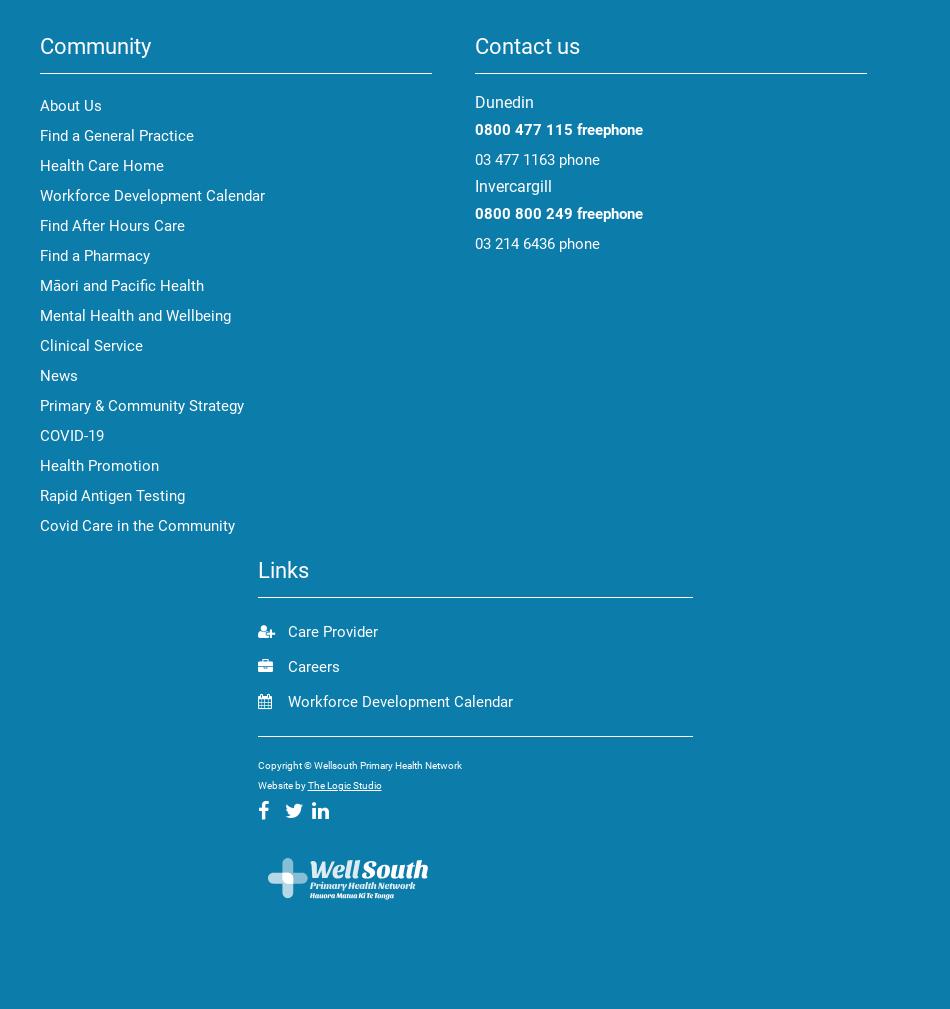  Describe the element at coordinates (102, 164) in the screenshot. I see `'Health Care Home'` at that location.